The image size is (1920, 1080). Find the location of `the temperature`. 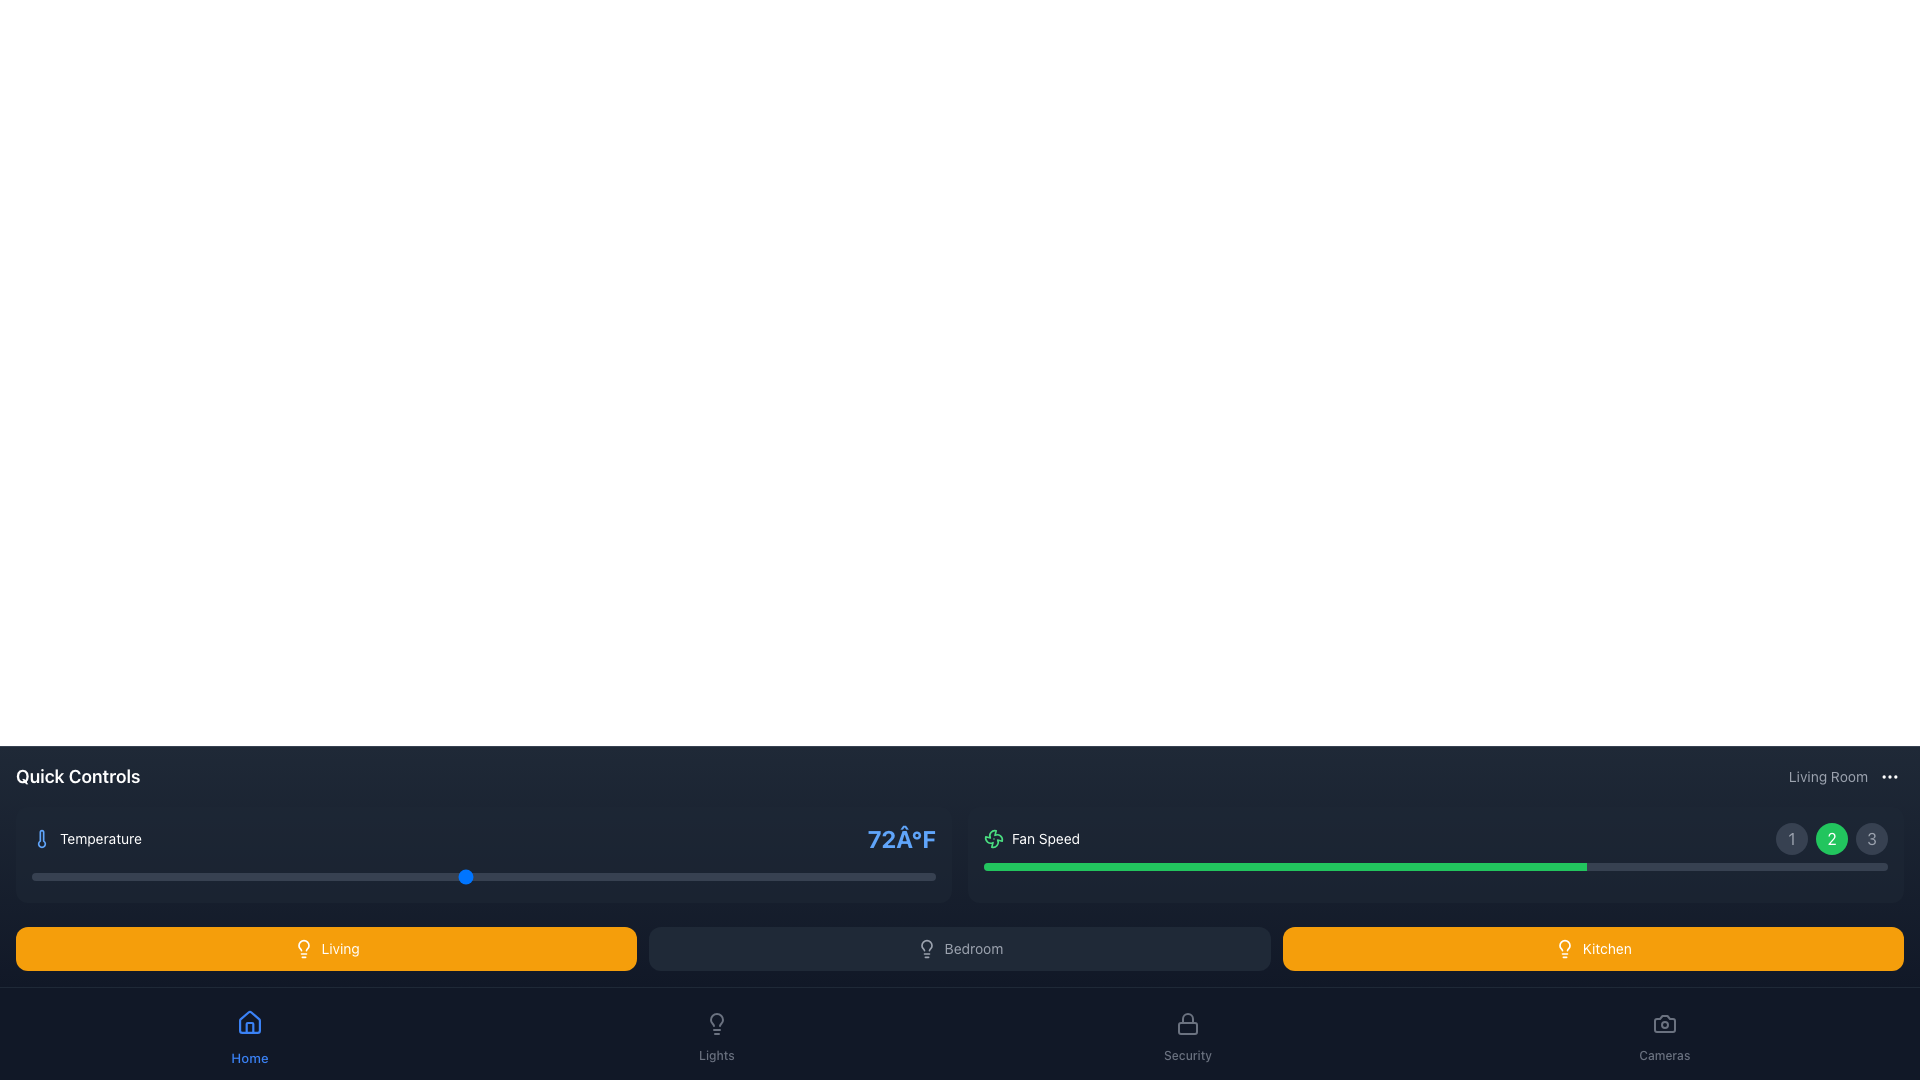

the temperature is located at coordinates (464, 875).